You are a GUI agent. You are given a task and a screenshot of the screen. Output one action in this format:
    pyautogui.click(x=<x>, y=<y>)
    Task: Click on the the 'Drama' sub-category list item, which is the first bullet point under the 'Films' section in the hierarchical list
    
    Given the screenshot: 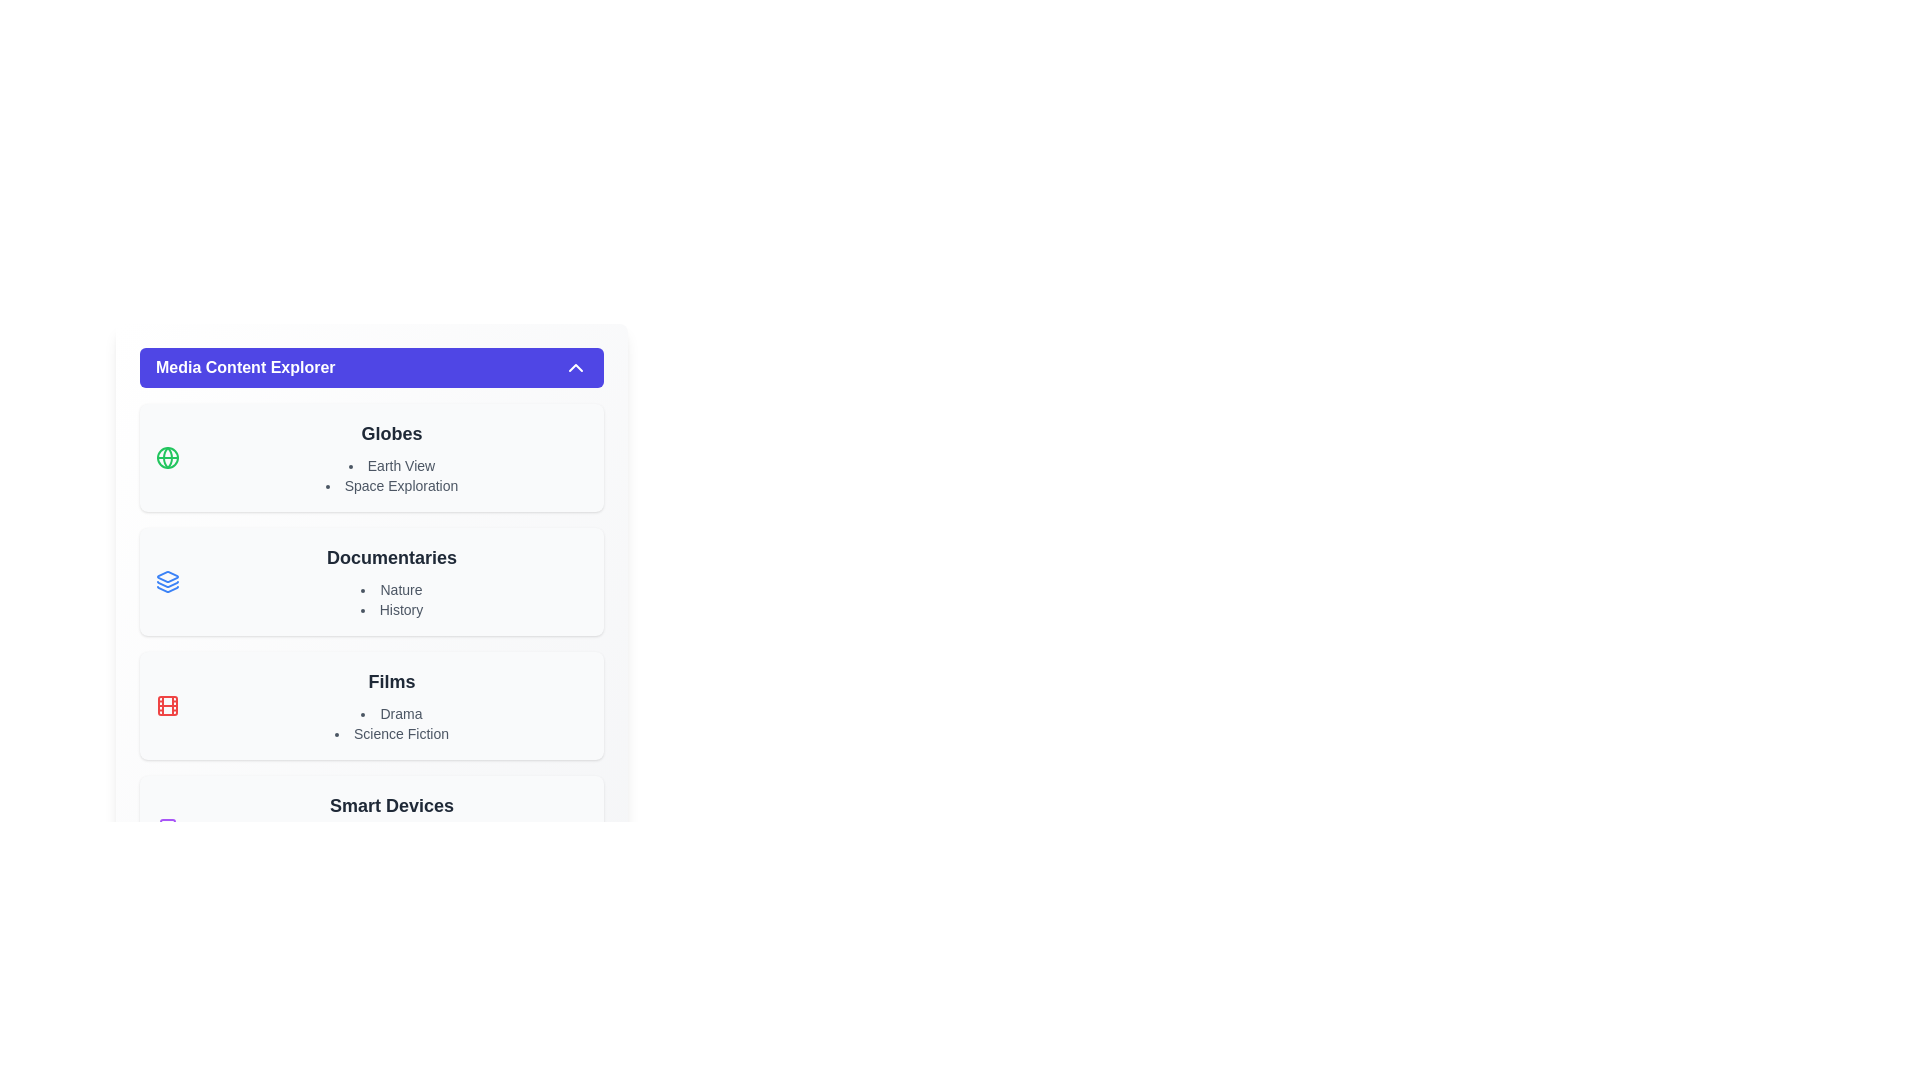 What is the action you would take?
    pyautogui.click(x=392, y=704)
    